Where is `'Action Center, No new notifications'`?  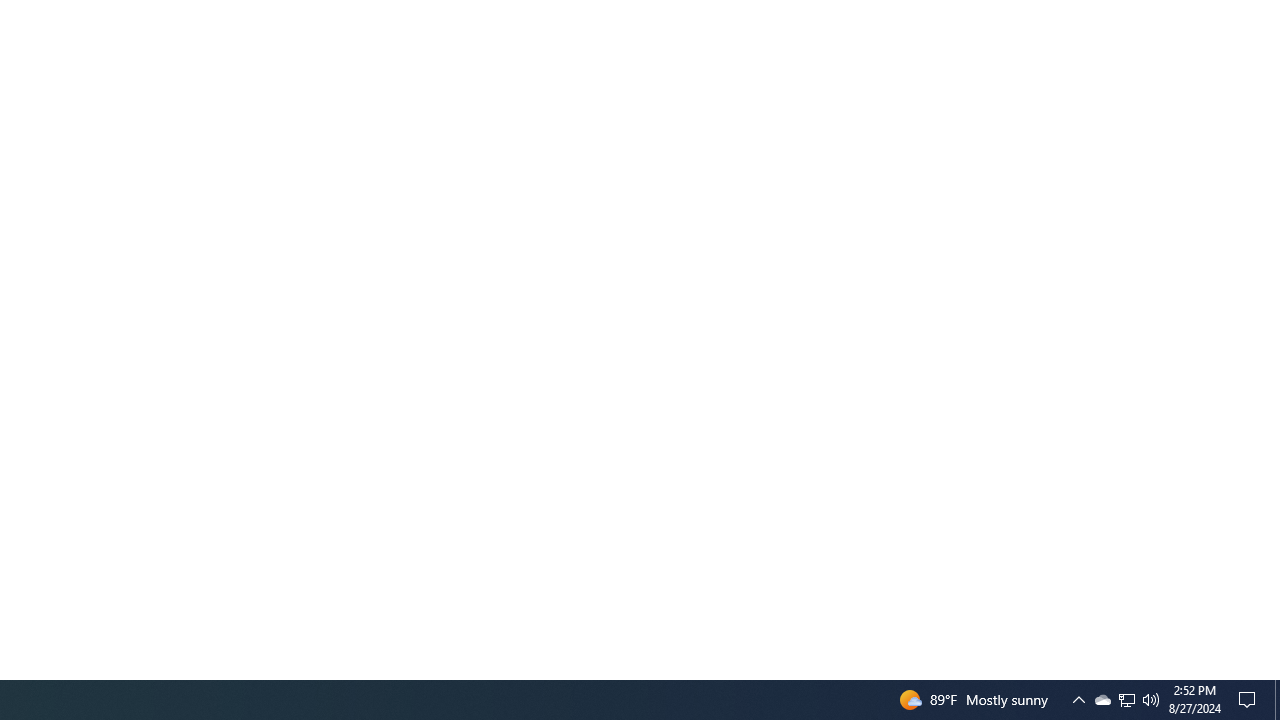 'Action Center, No new notifications' is located at coordinates (1250, 698).